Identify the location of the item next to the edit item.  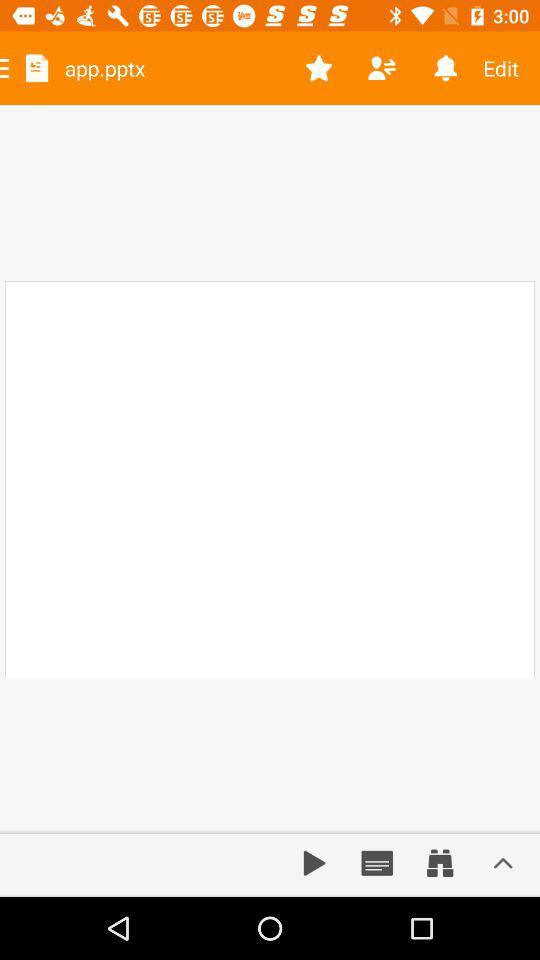
(445, 68).